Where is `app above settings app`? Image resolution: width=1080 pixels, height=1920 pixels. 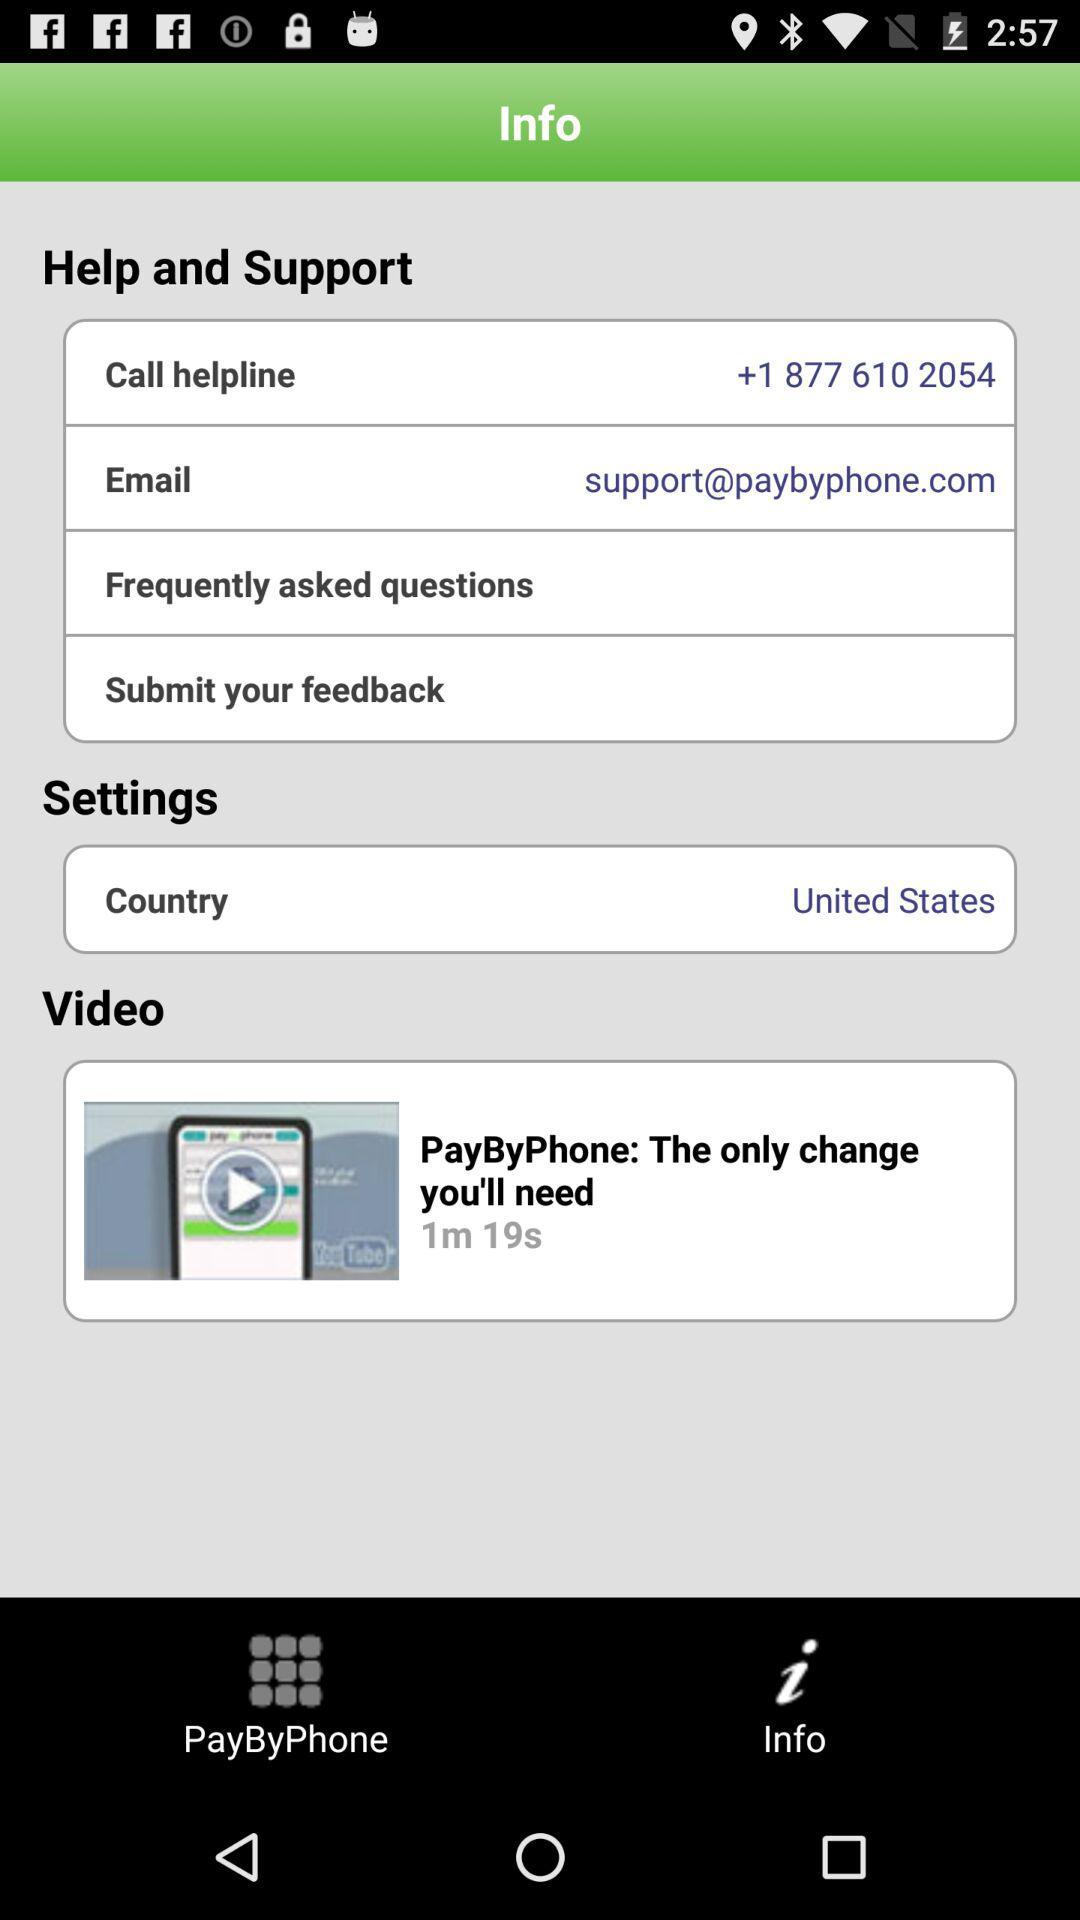 app above settings app is located at coordinates (540, 688).